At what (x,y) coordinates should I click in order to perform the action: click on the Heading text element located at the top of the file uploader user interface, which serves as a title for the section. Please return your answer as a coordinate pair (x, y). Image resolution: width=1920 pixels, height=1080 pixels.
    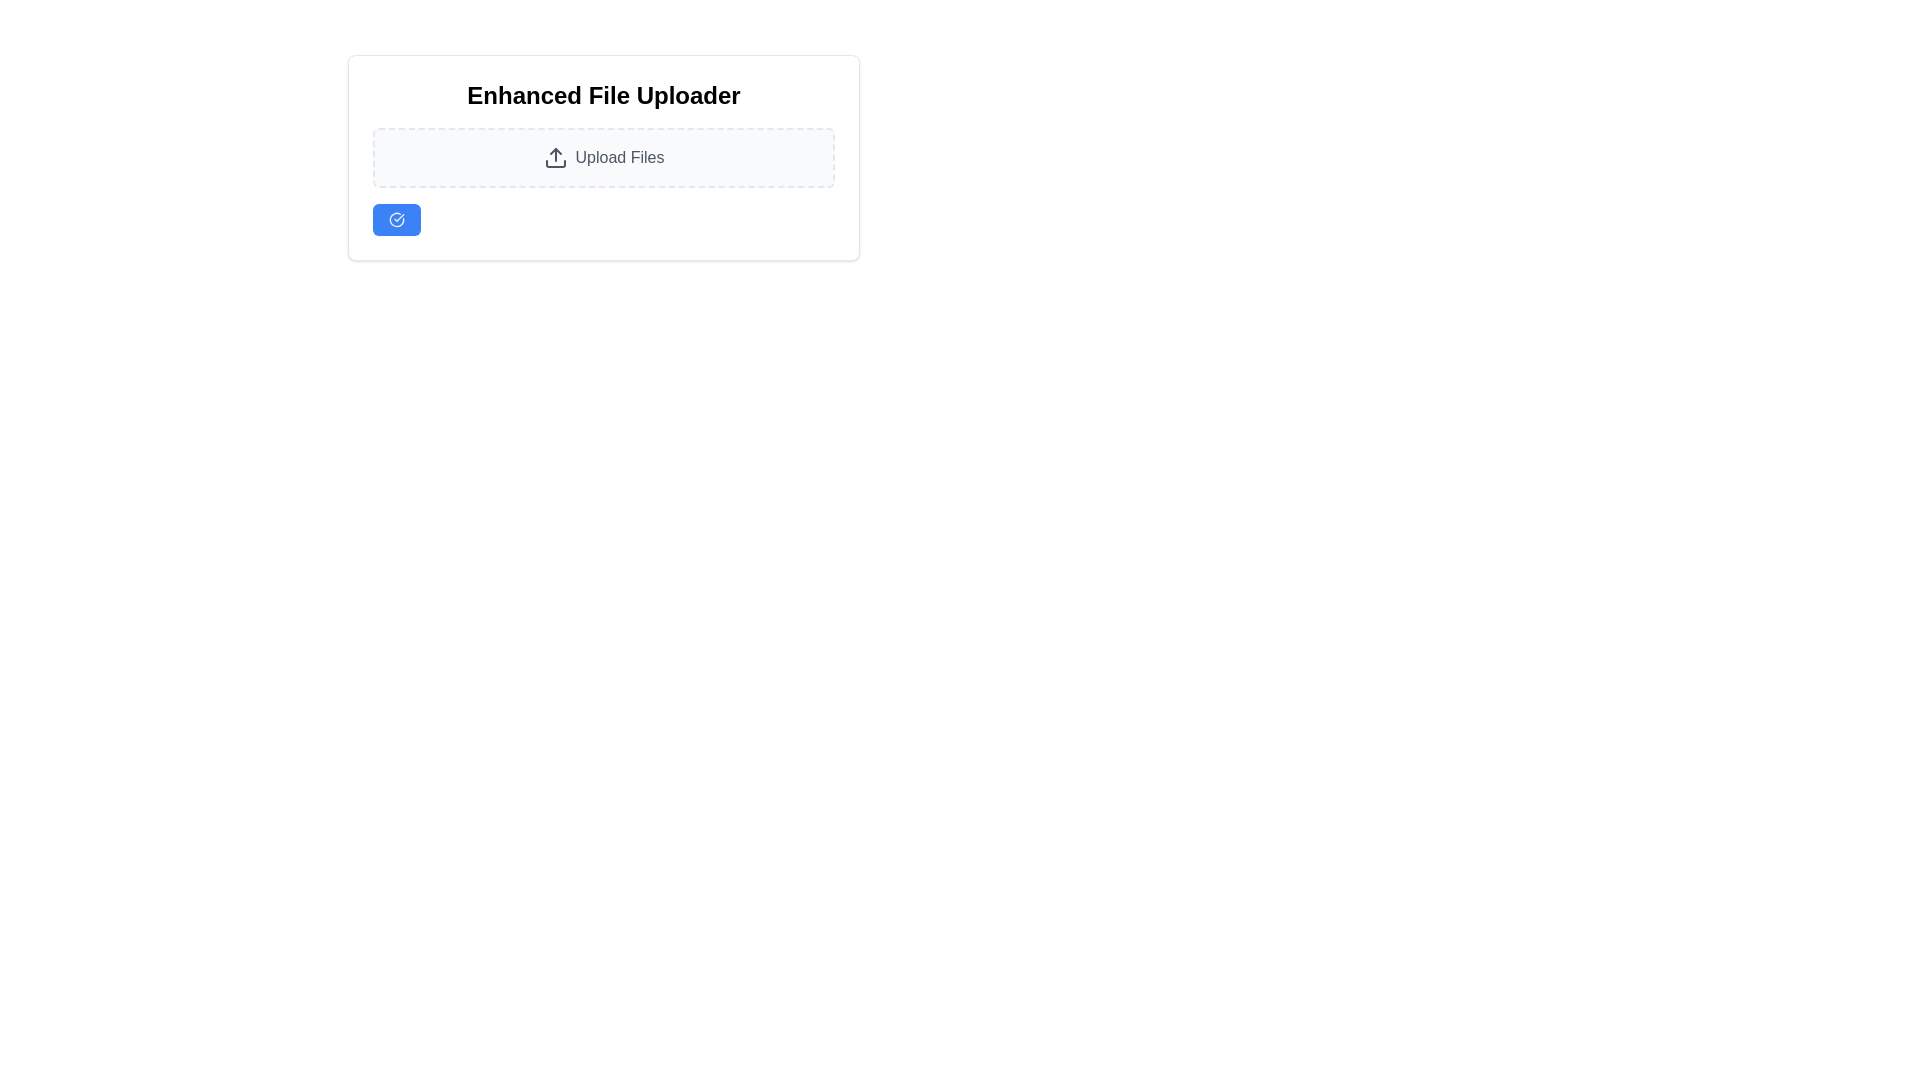
    Looking at the image, I should click on (603, 96).